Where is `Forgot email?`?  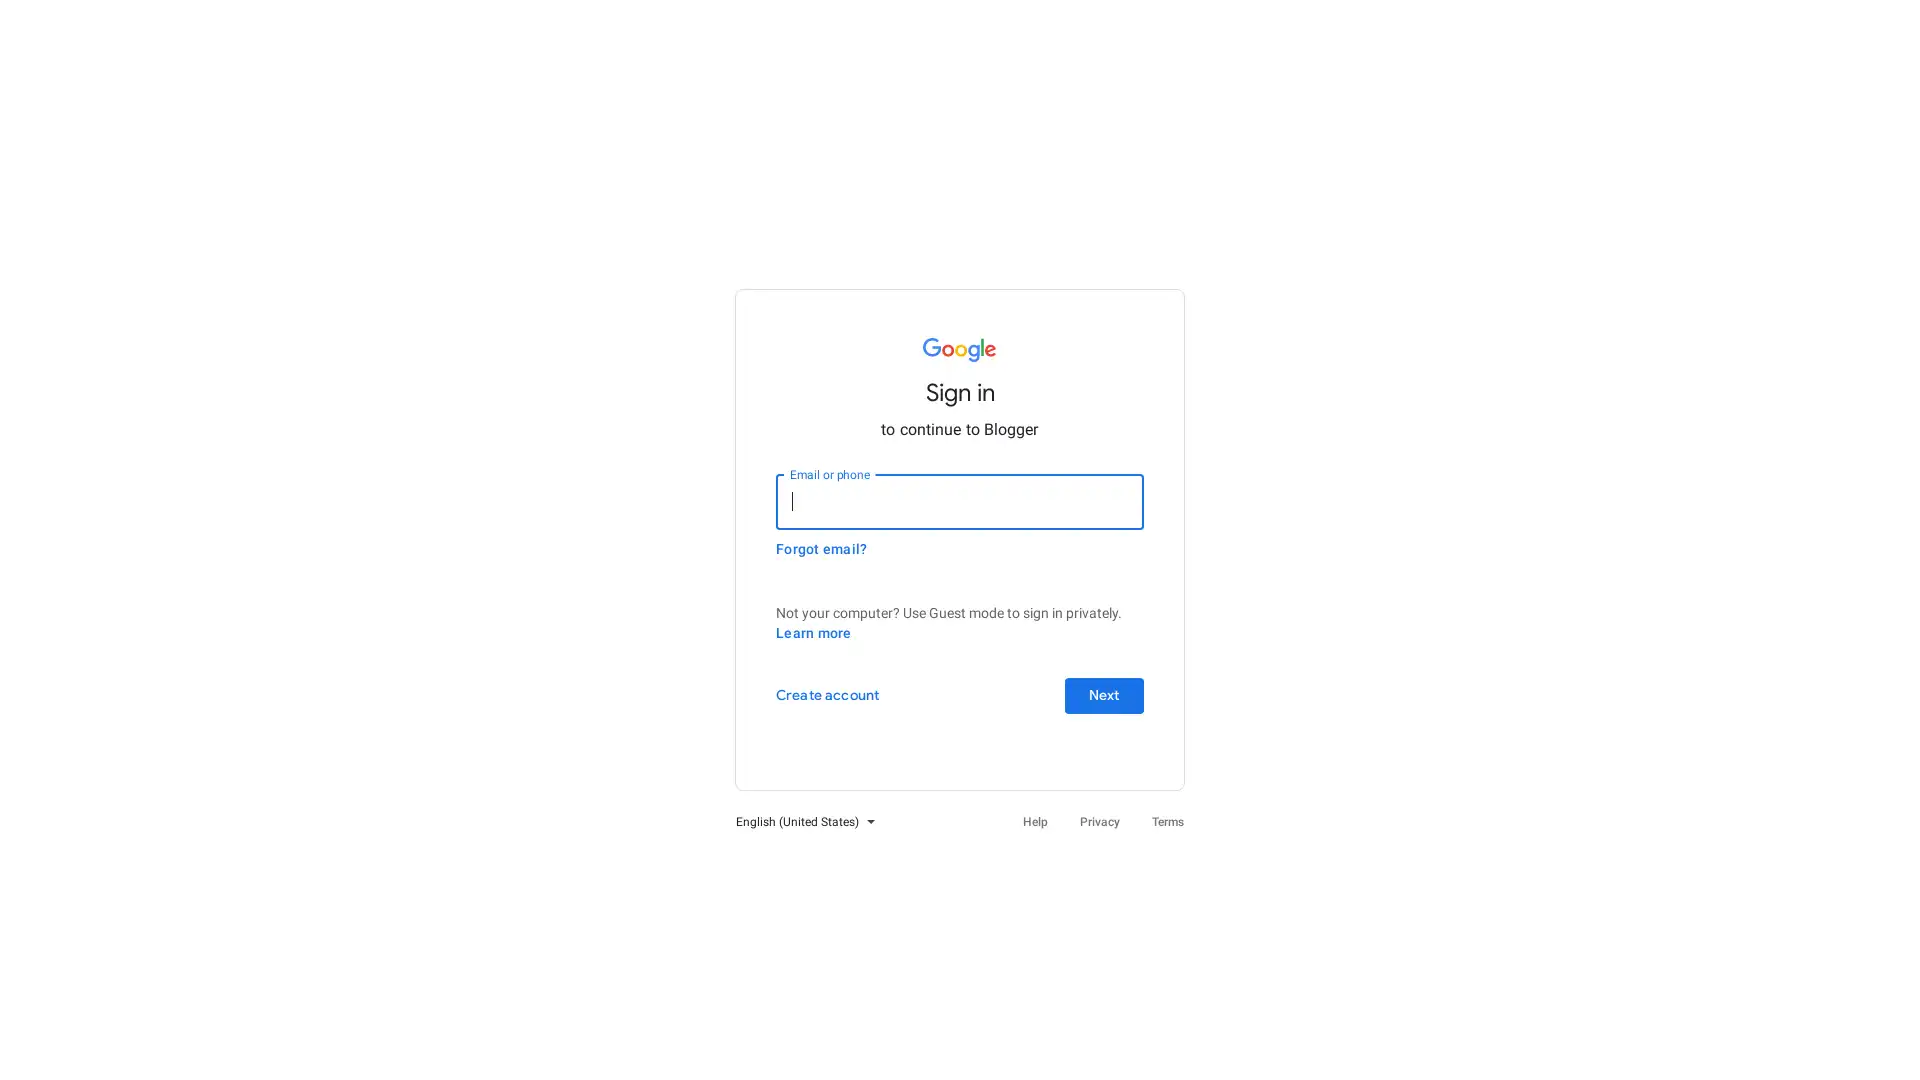
Forgot email? is located at coordinates (821, 547).